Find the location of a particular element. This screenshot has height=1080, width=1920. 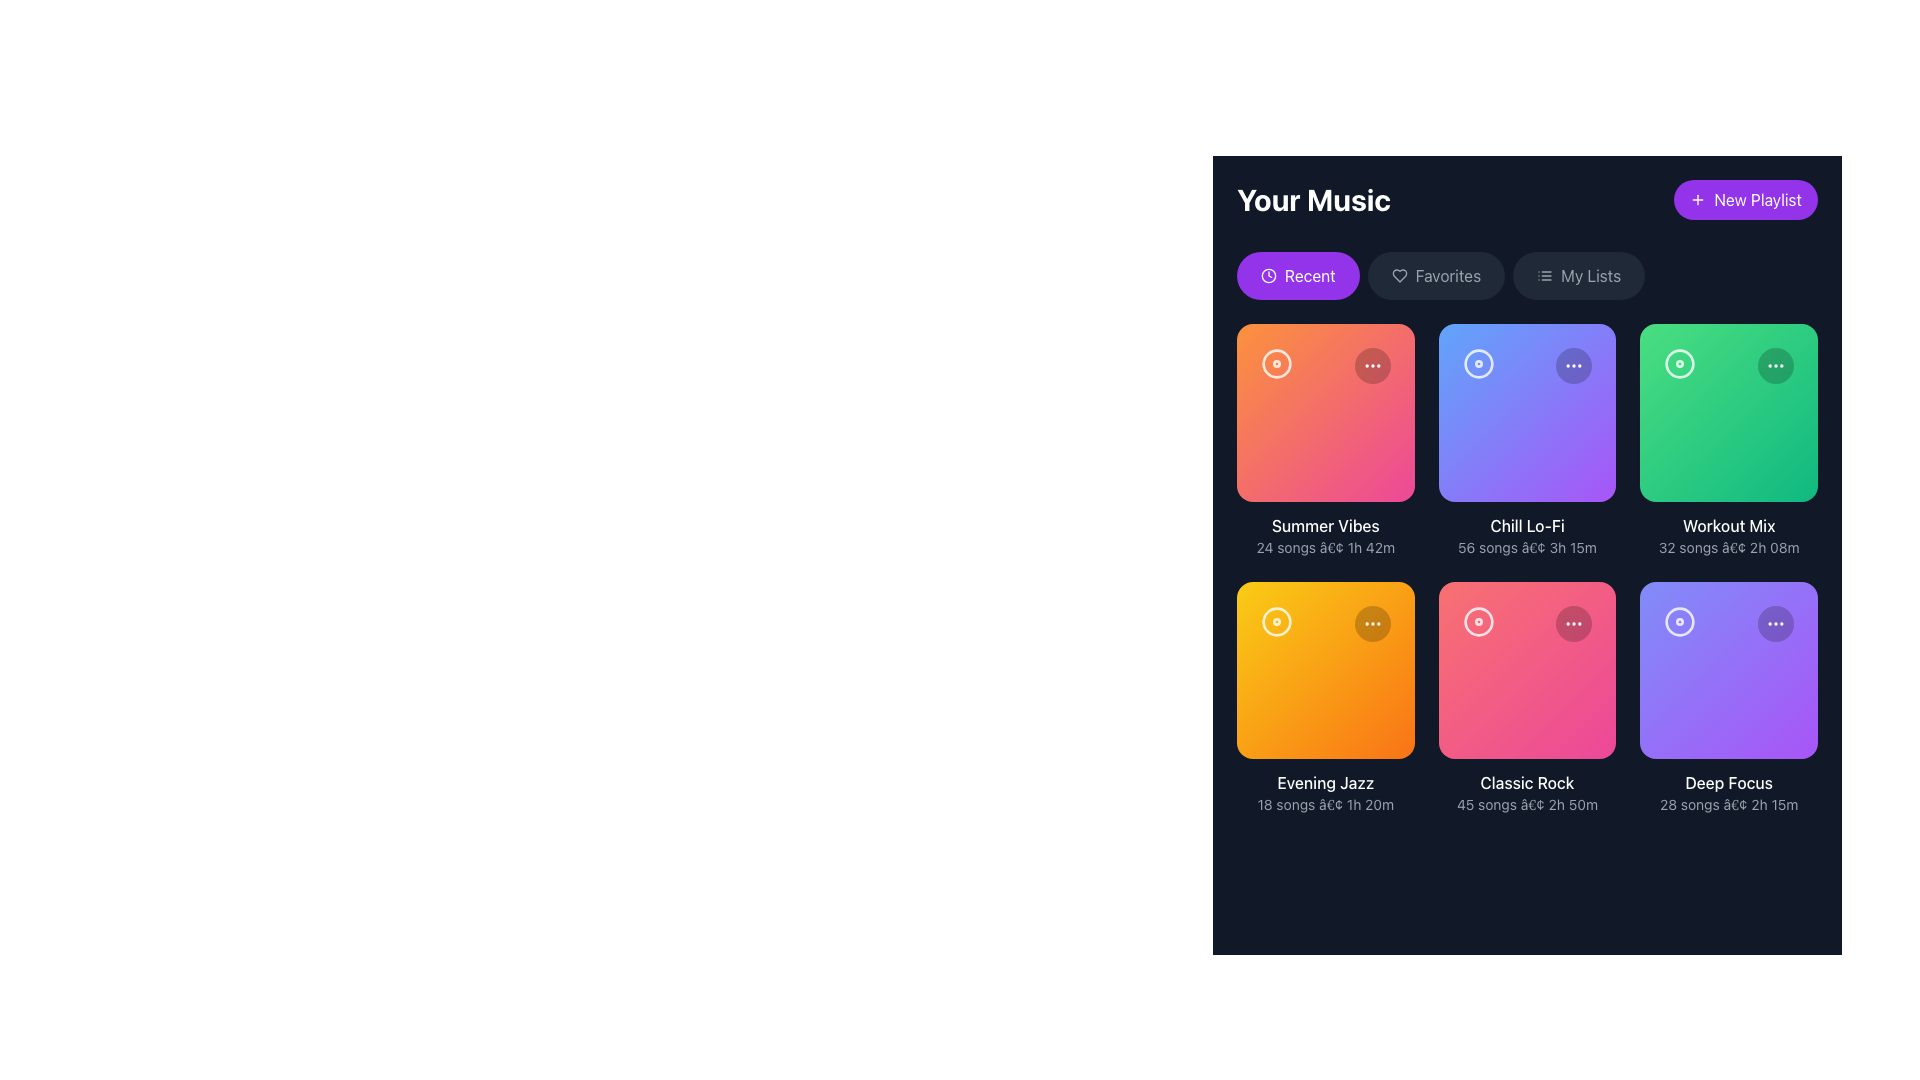

the text label displaying 'Evening Jazz' is located at coordinates (1325, 782).